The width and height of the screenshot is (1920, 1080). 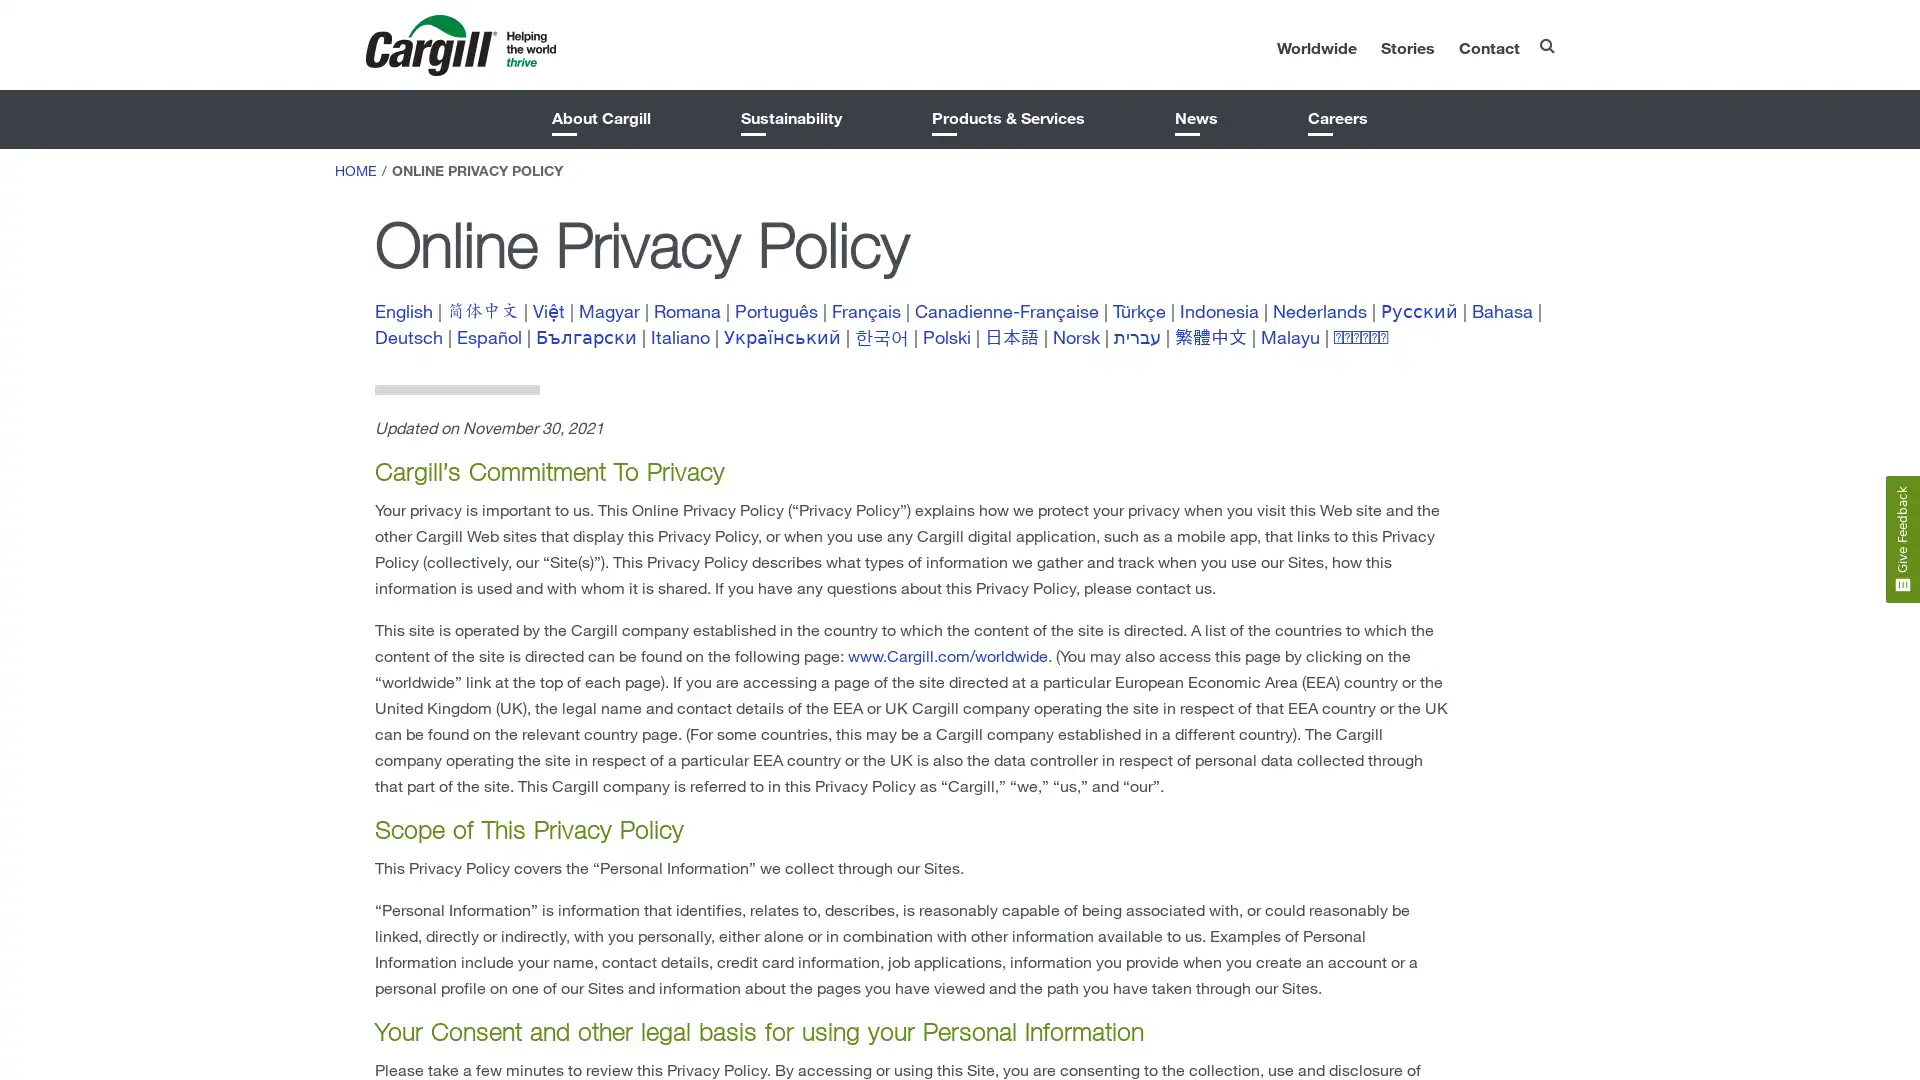 I want to click on Search, so click(x=1505, y=39).